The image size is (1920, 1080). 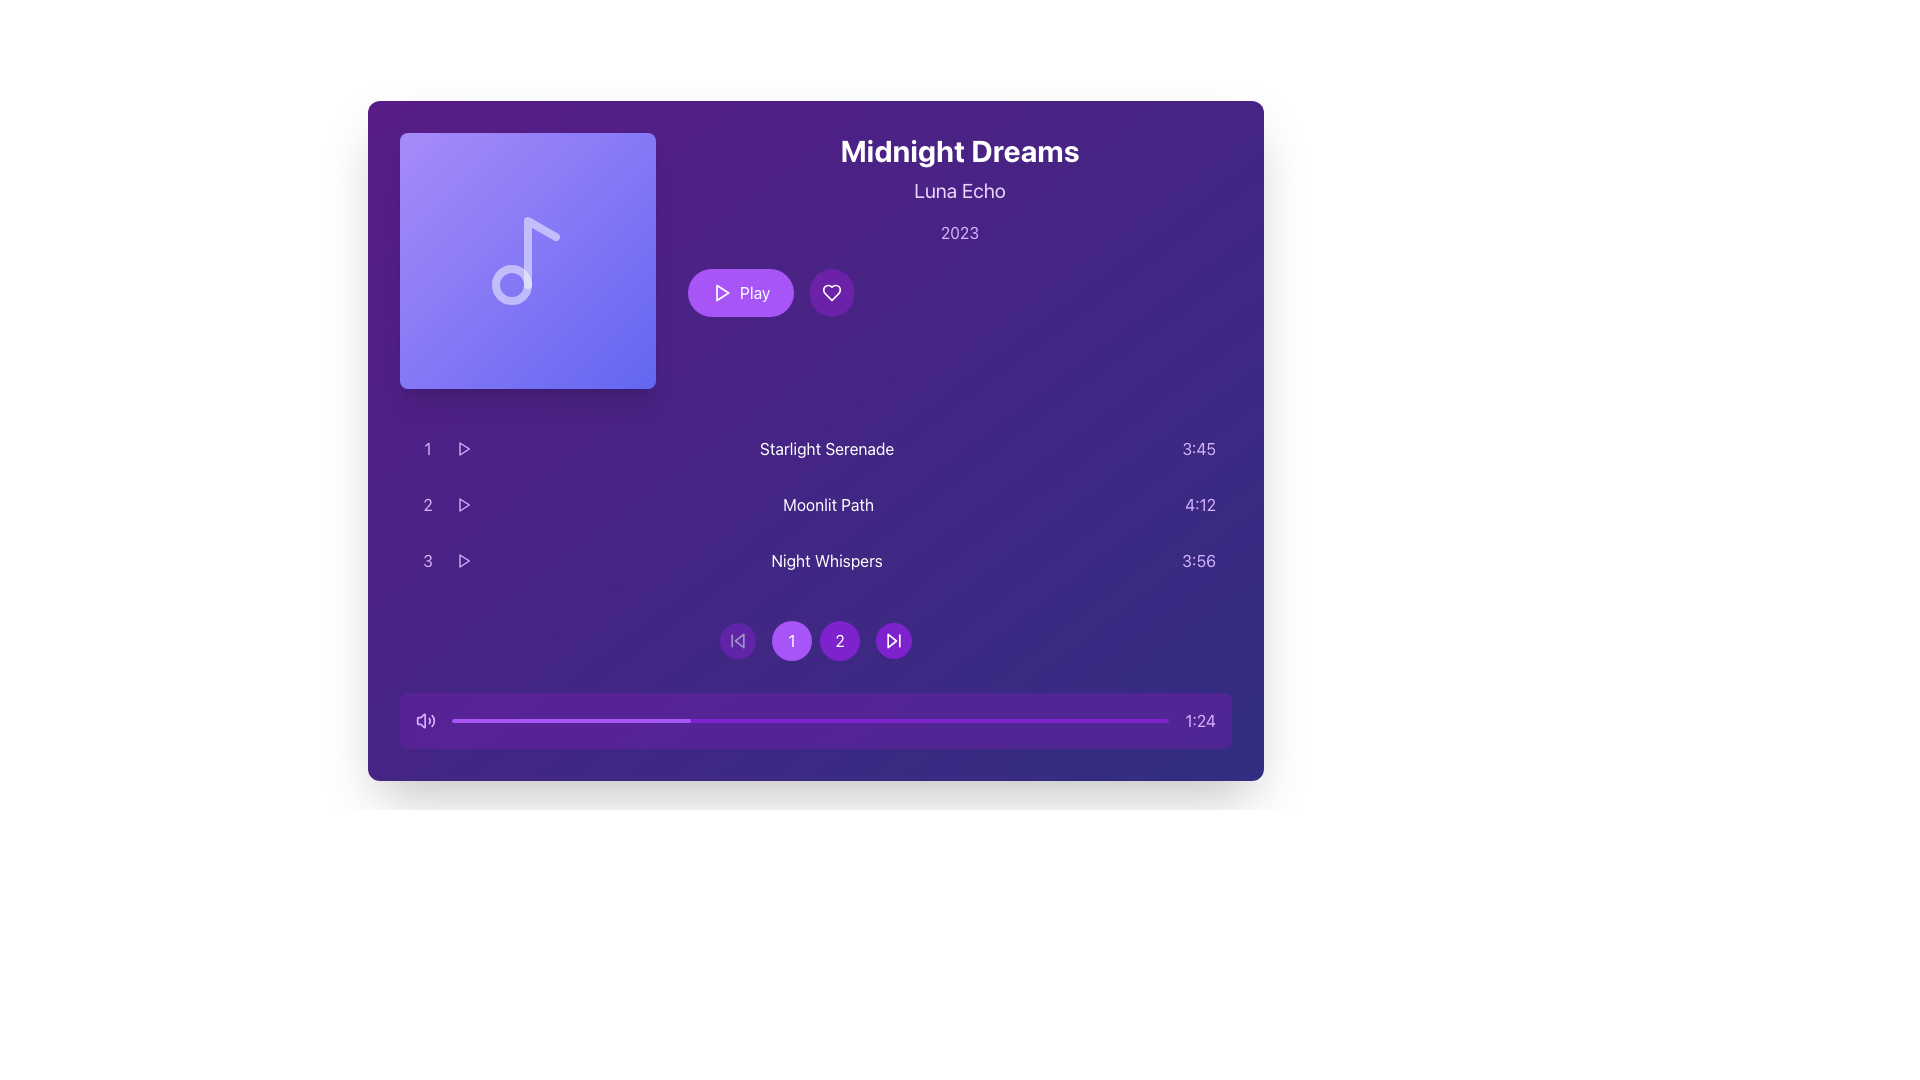 I want to click on the 'like' or 'favorite' button located to the right of the 'Play' button, so click(x=832, y=293).